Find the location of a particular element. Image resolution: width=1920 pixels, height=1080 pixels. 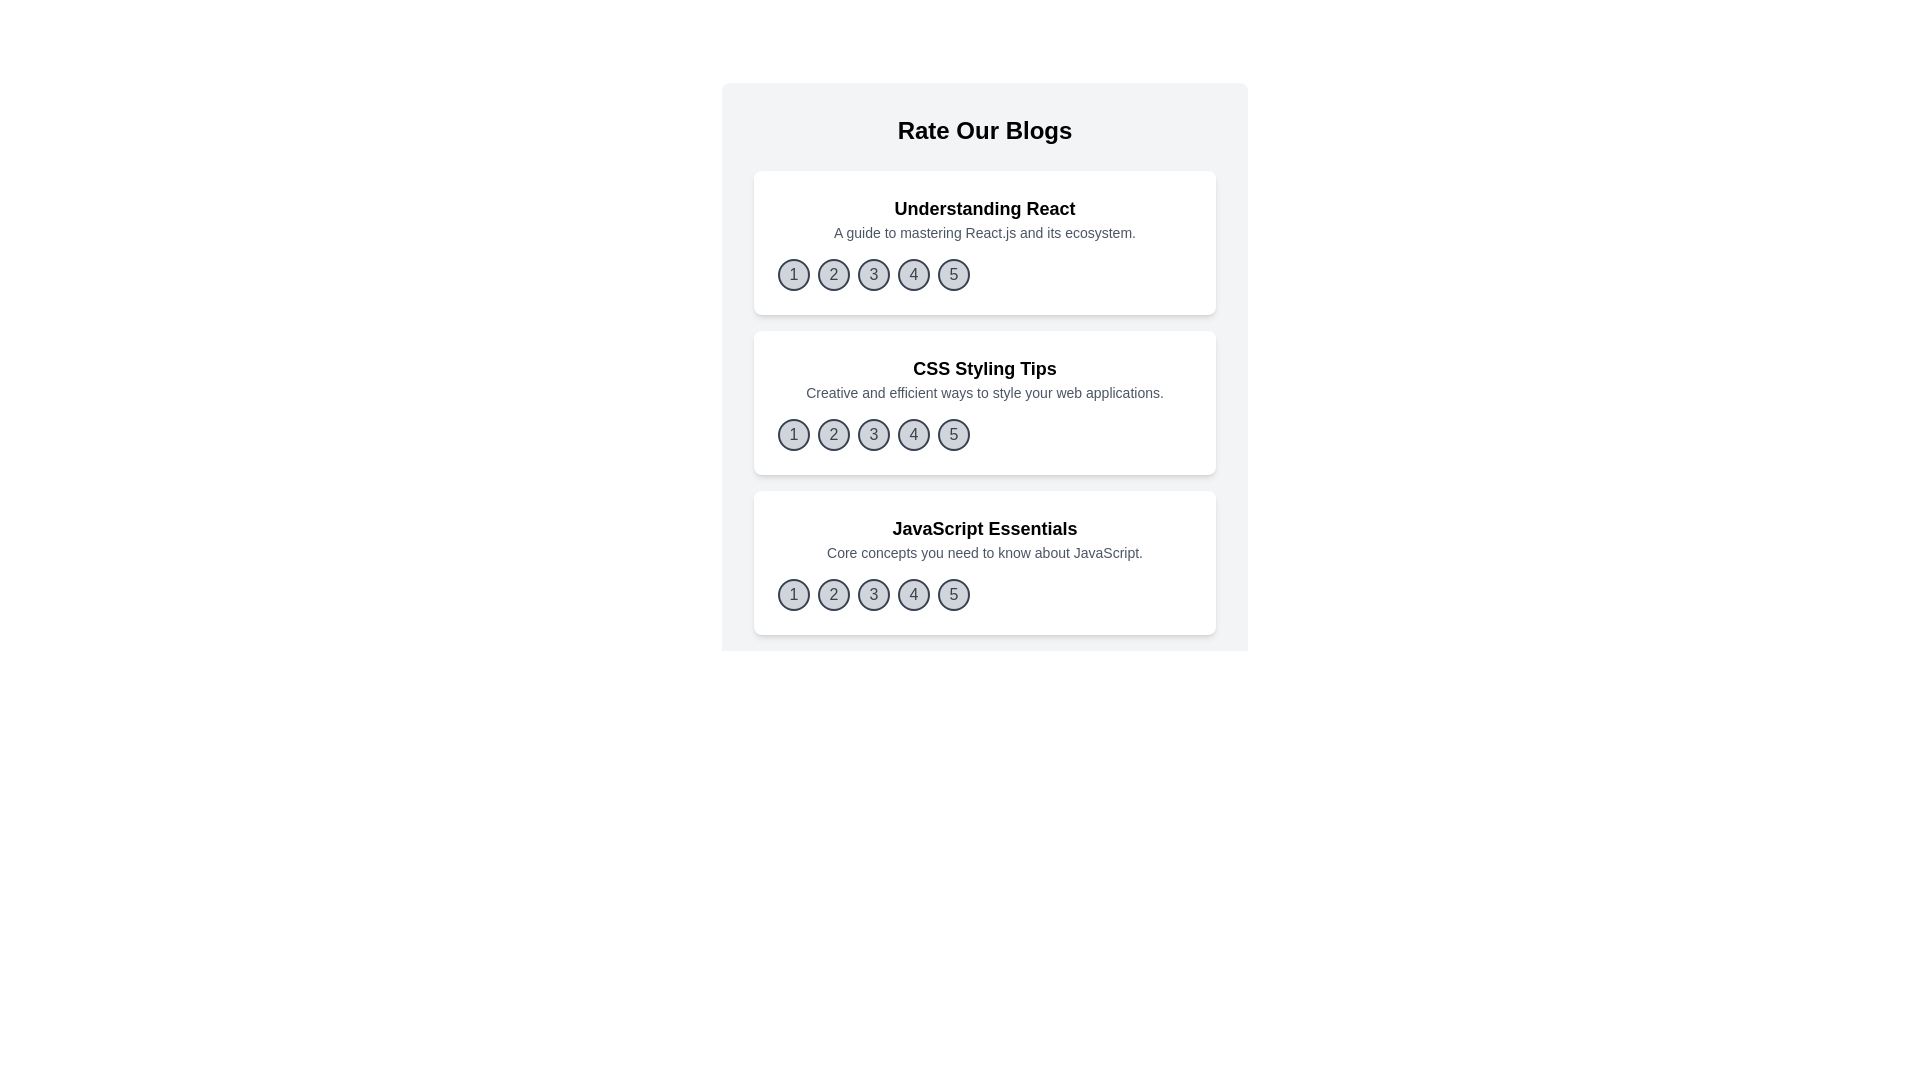

the rating button corresponding to 3 for the blog titled 'JavaScript Essentials' is located at coordinates (873, 593).